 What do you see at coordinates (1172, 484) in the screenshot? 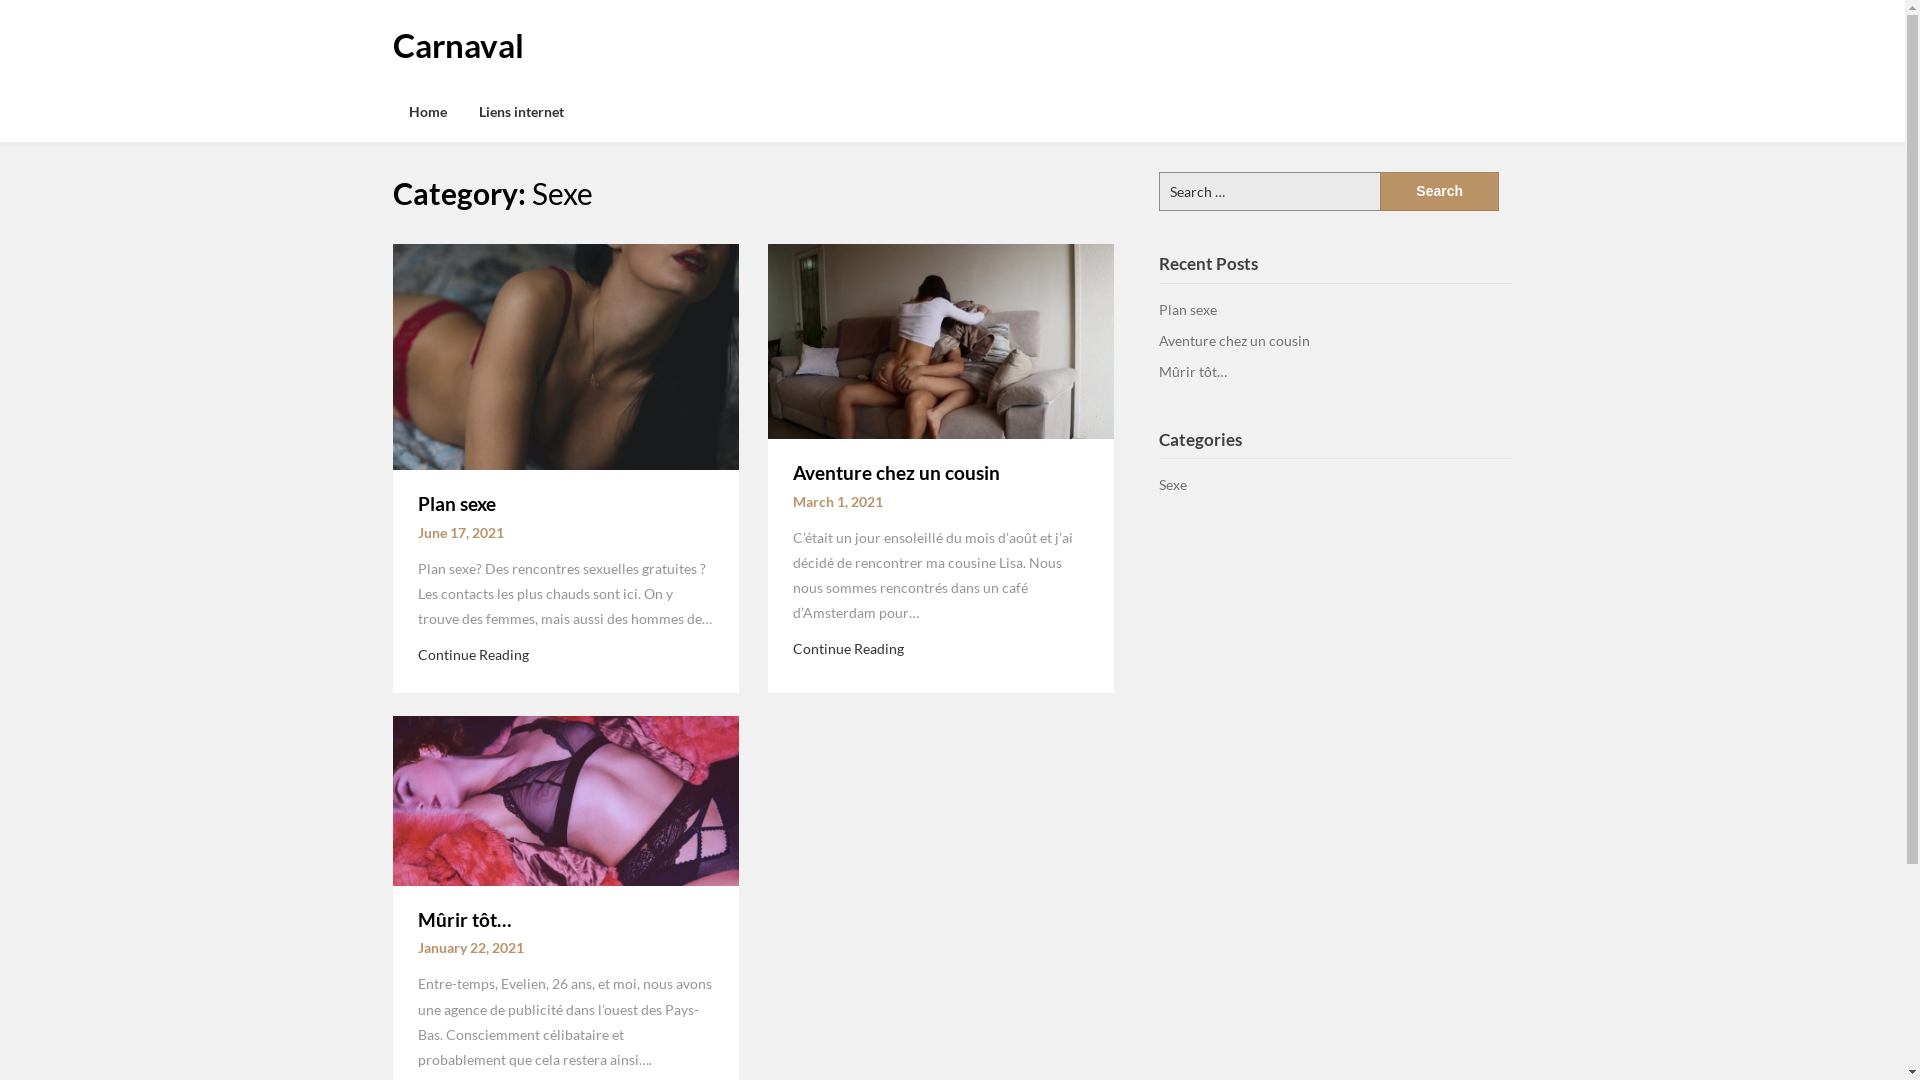
I see `'Sexe'` at bounding box center [1172, 484].